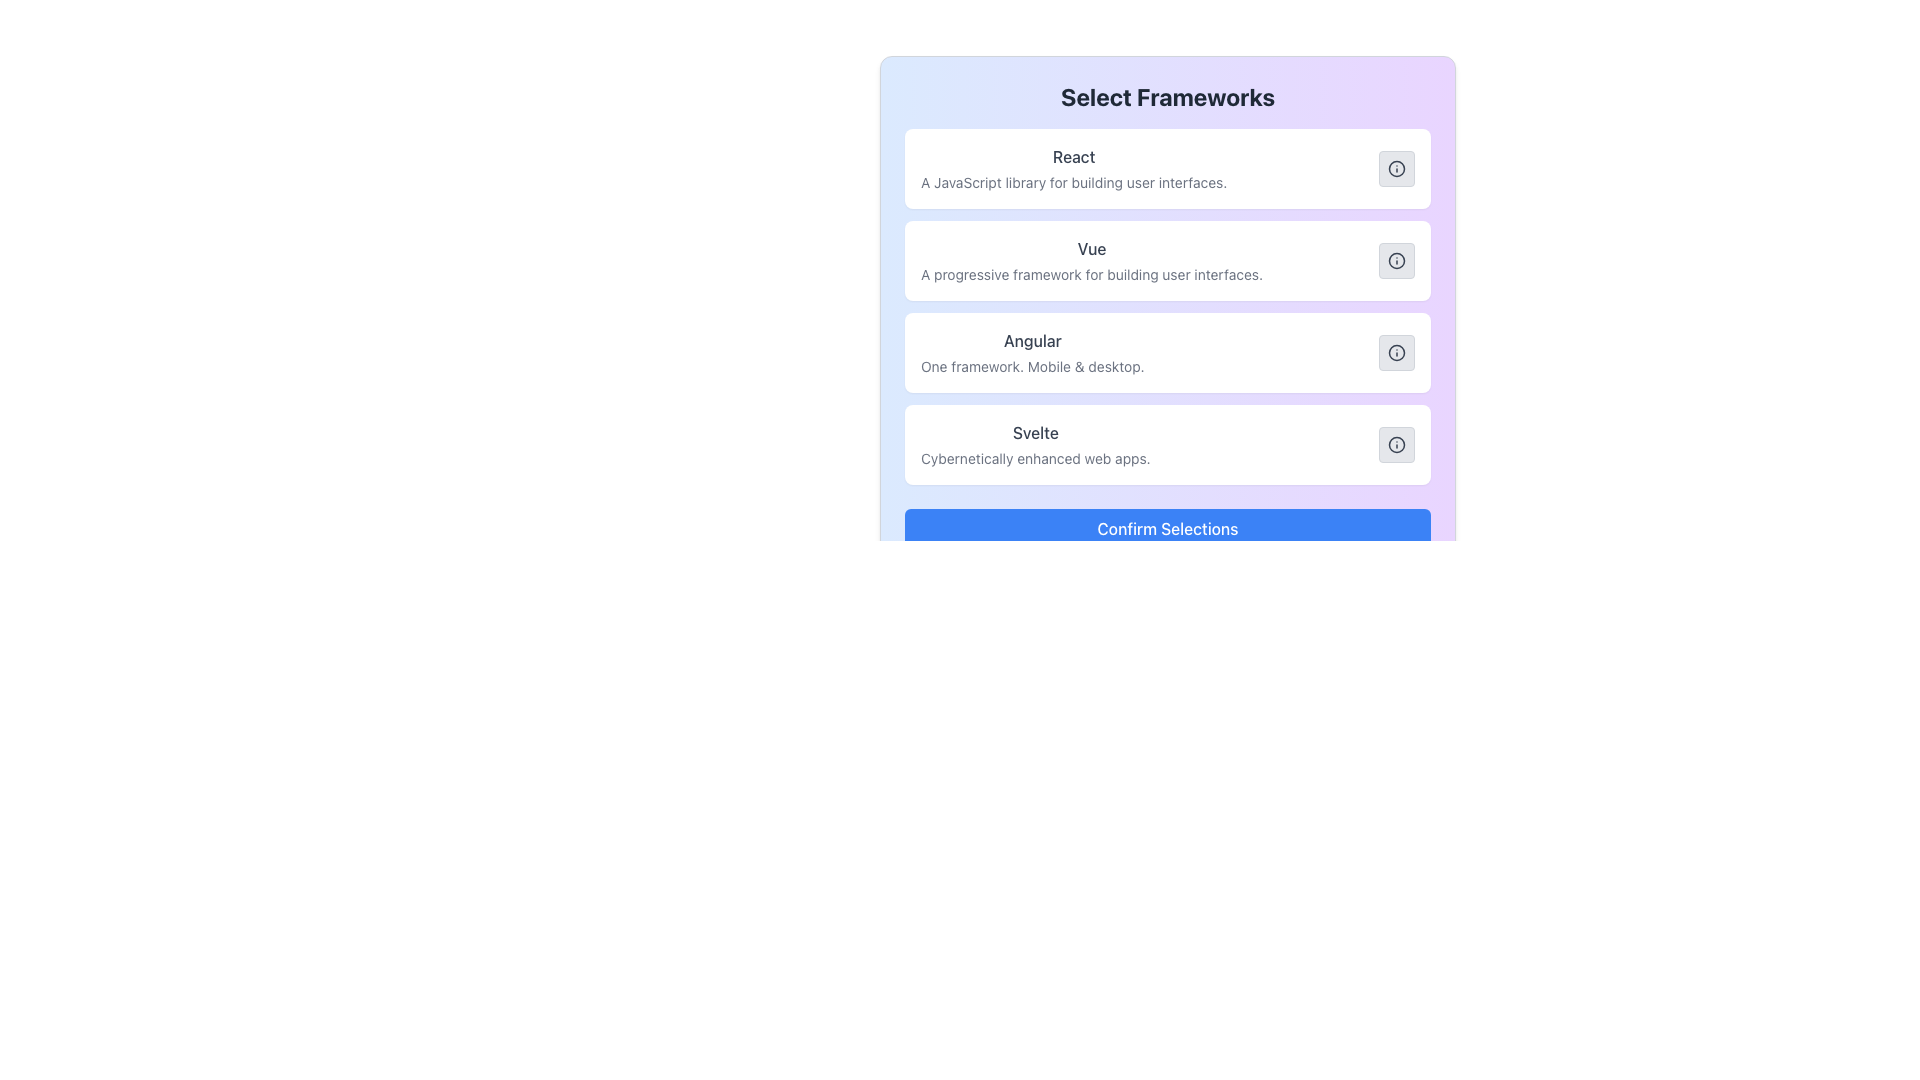 This screenshot has width=1920, height=1080. Describe the element at coordinates (1073, 168) in the screenshot. I see `main text 'React' and its description from the Text label with description located in the 'Select Frameworks' interface, which is the topmost item in the list of framework options` at that location.